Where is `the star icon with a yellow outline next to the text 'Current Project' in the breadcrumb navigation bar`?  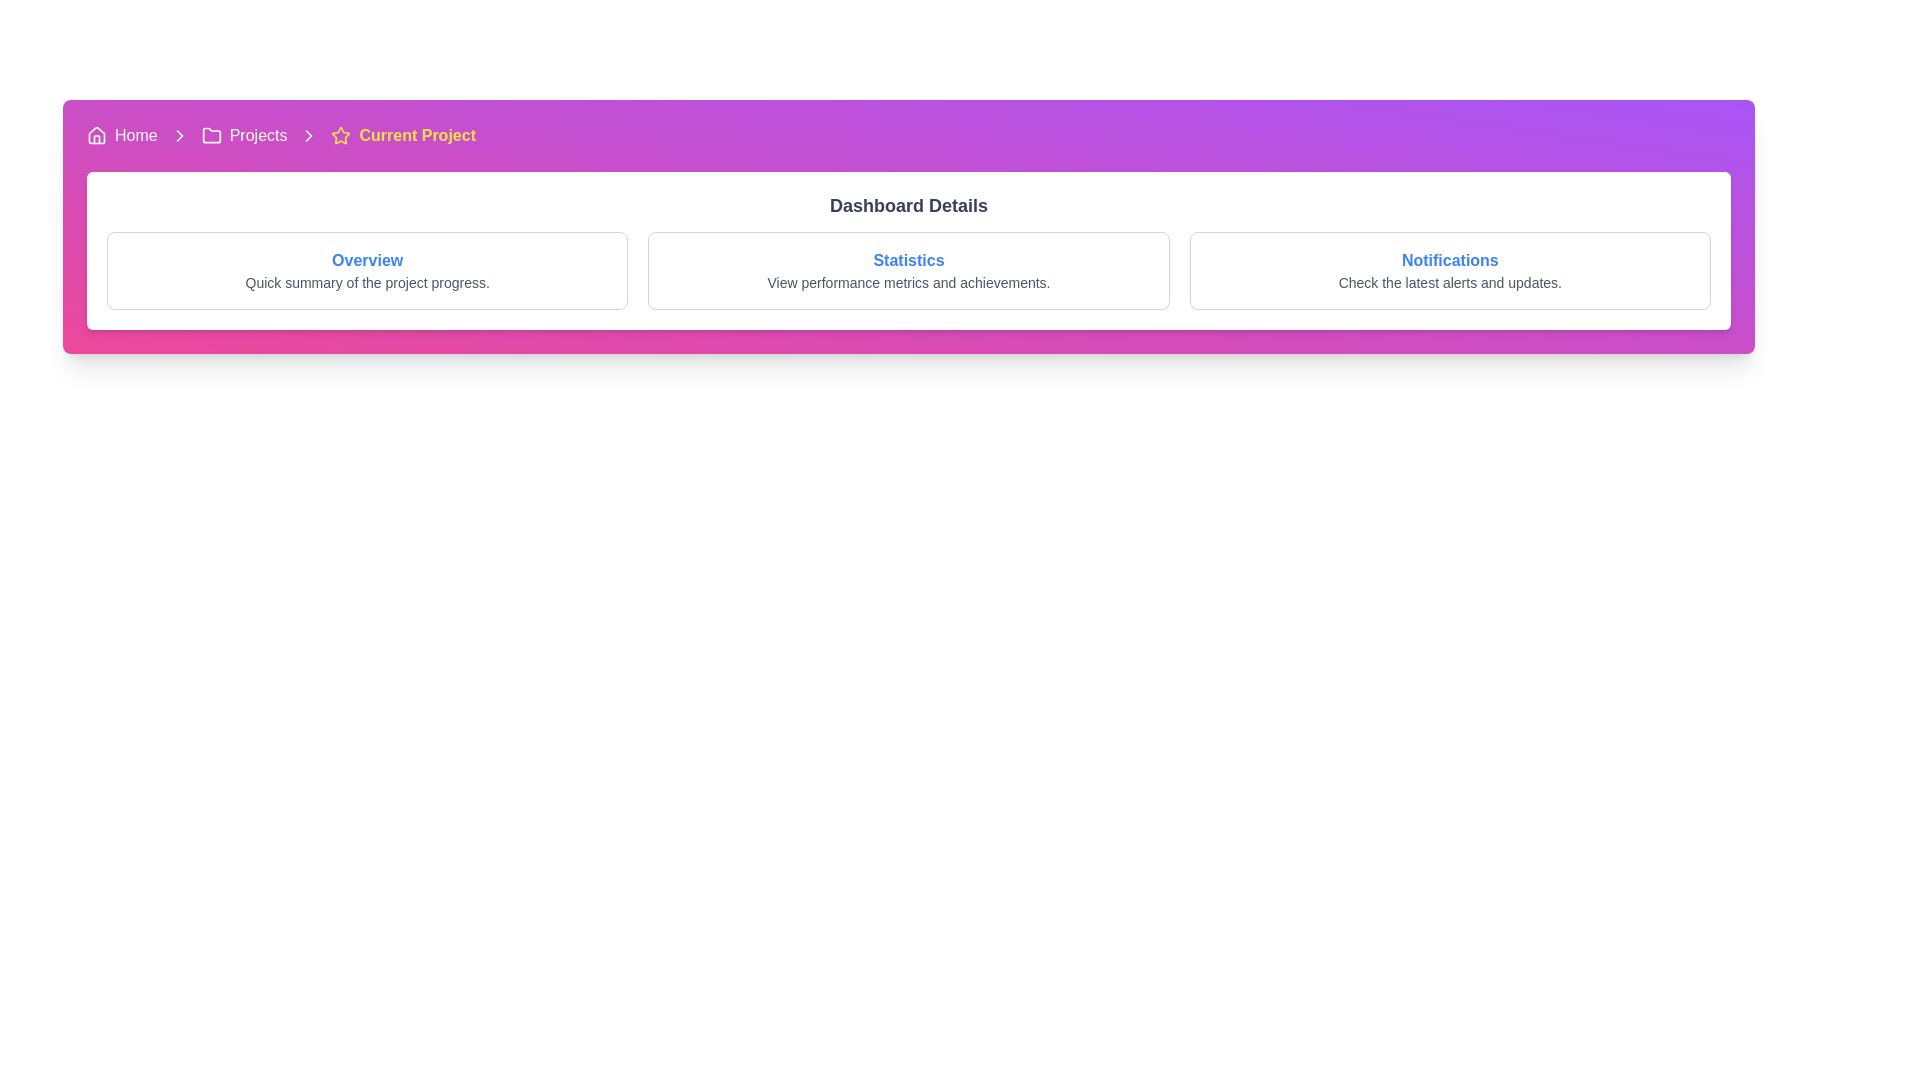
the star icon with a yellow outline next to the text 'Current Project' in the breadcrumb navigation bar is located at coordinates (341, 135).